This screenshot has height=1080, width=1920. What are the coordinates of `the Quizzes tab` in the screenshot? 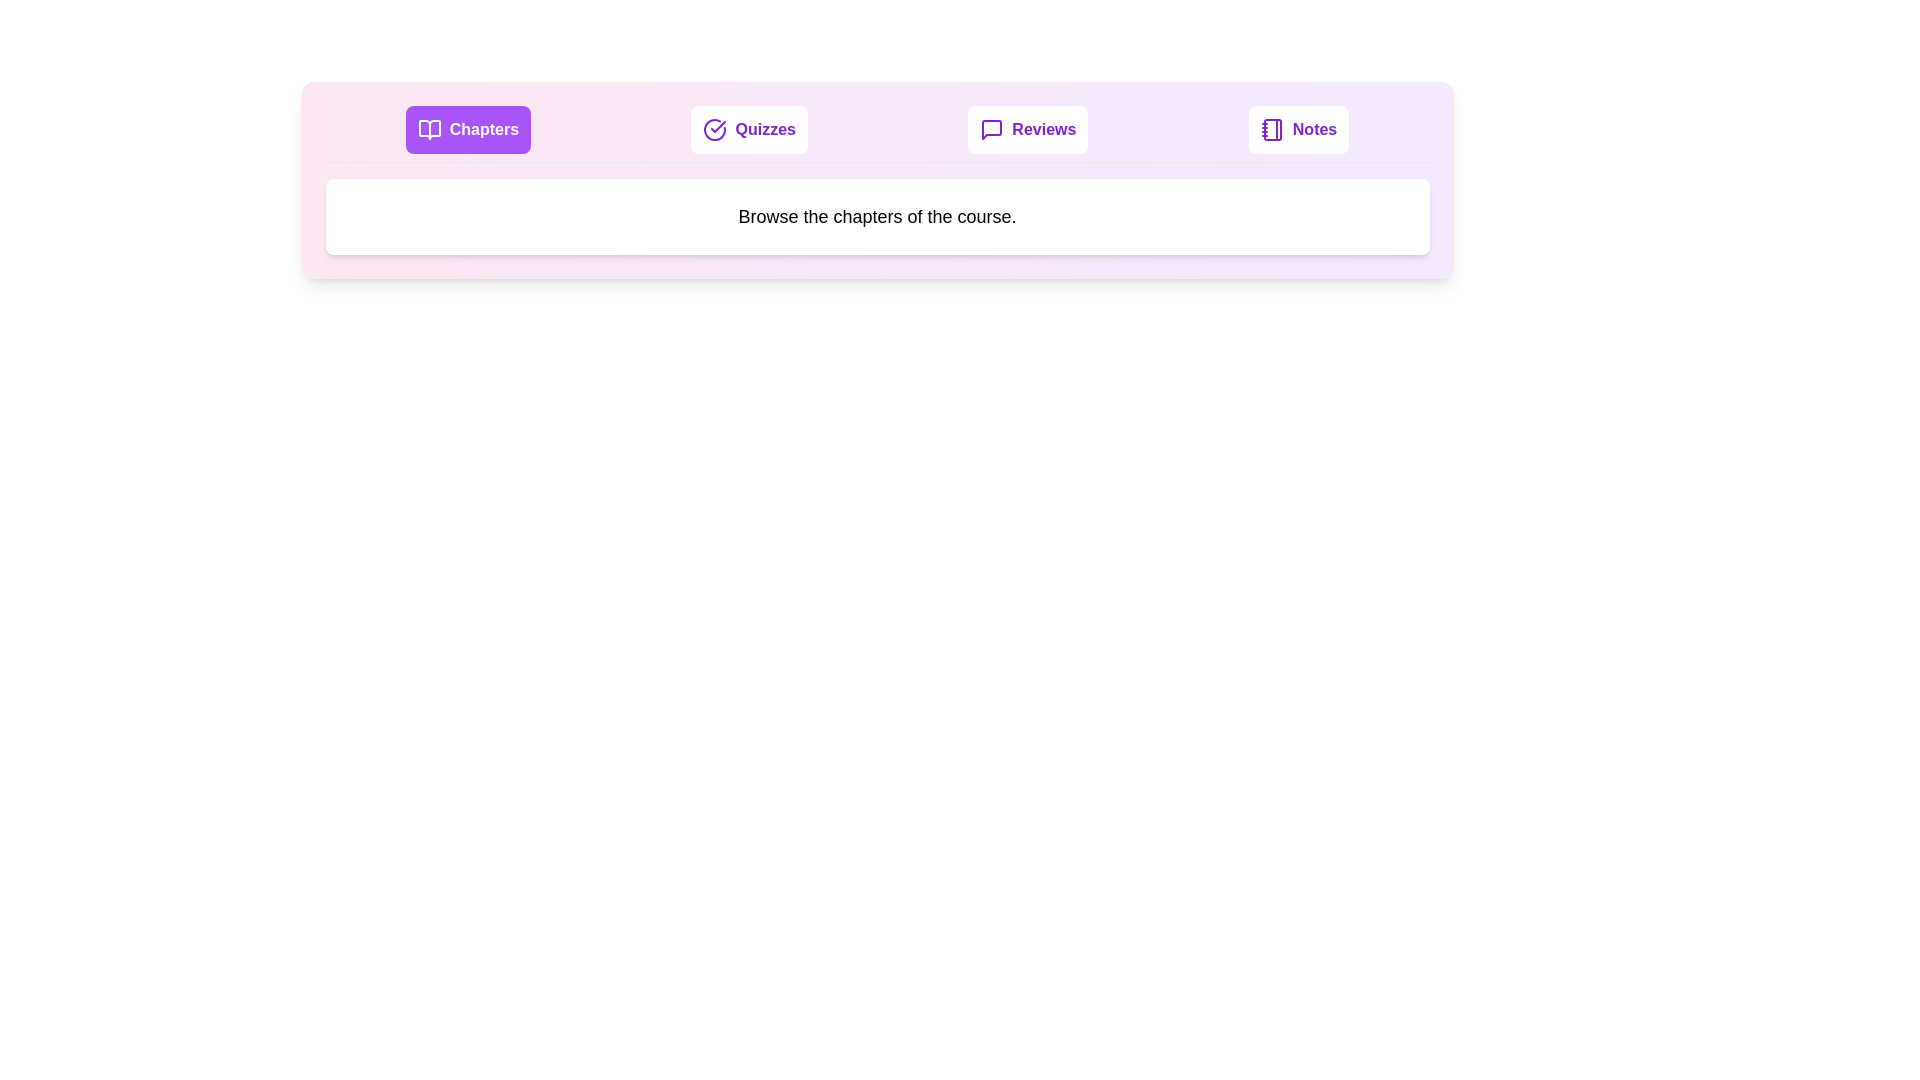 It's located at (748, 130).